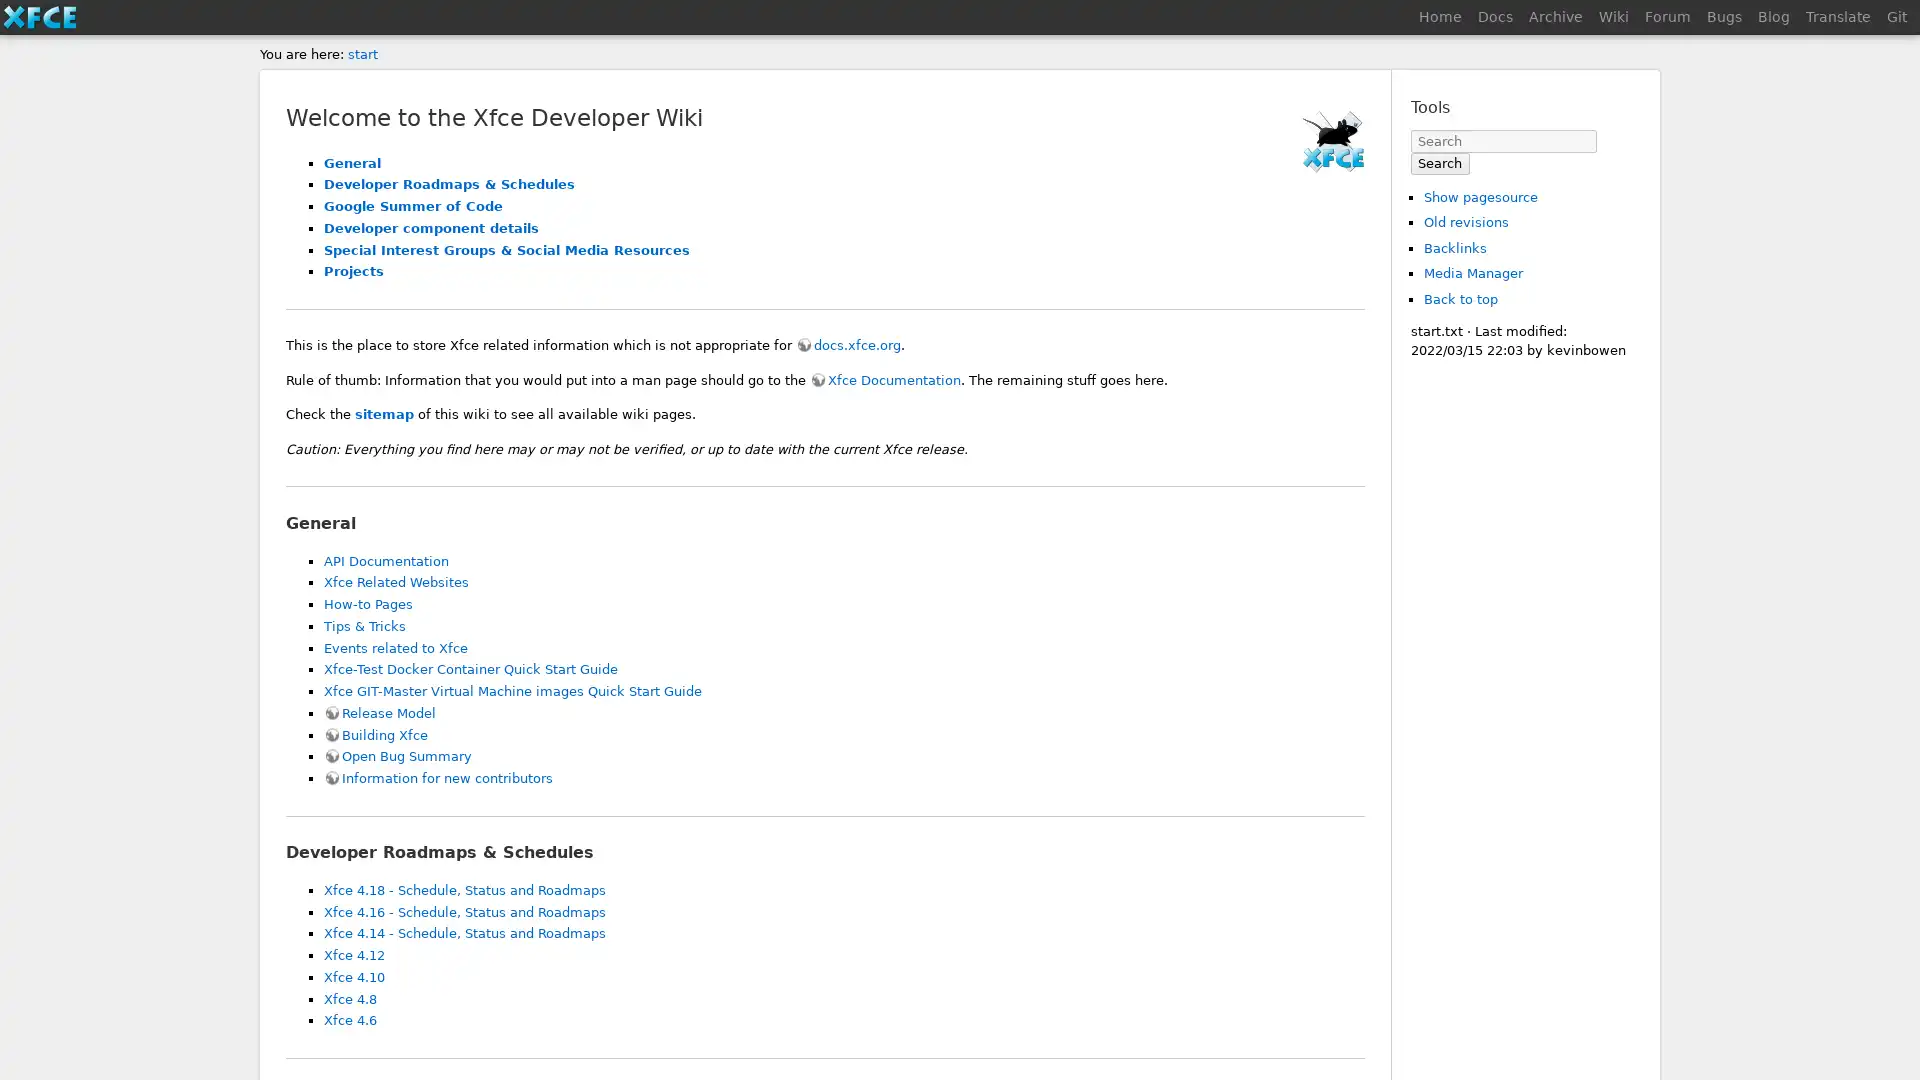 The image size is (1920, 1080). I want to click on Search, so click(1440, 161).